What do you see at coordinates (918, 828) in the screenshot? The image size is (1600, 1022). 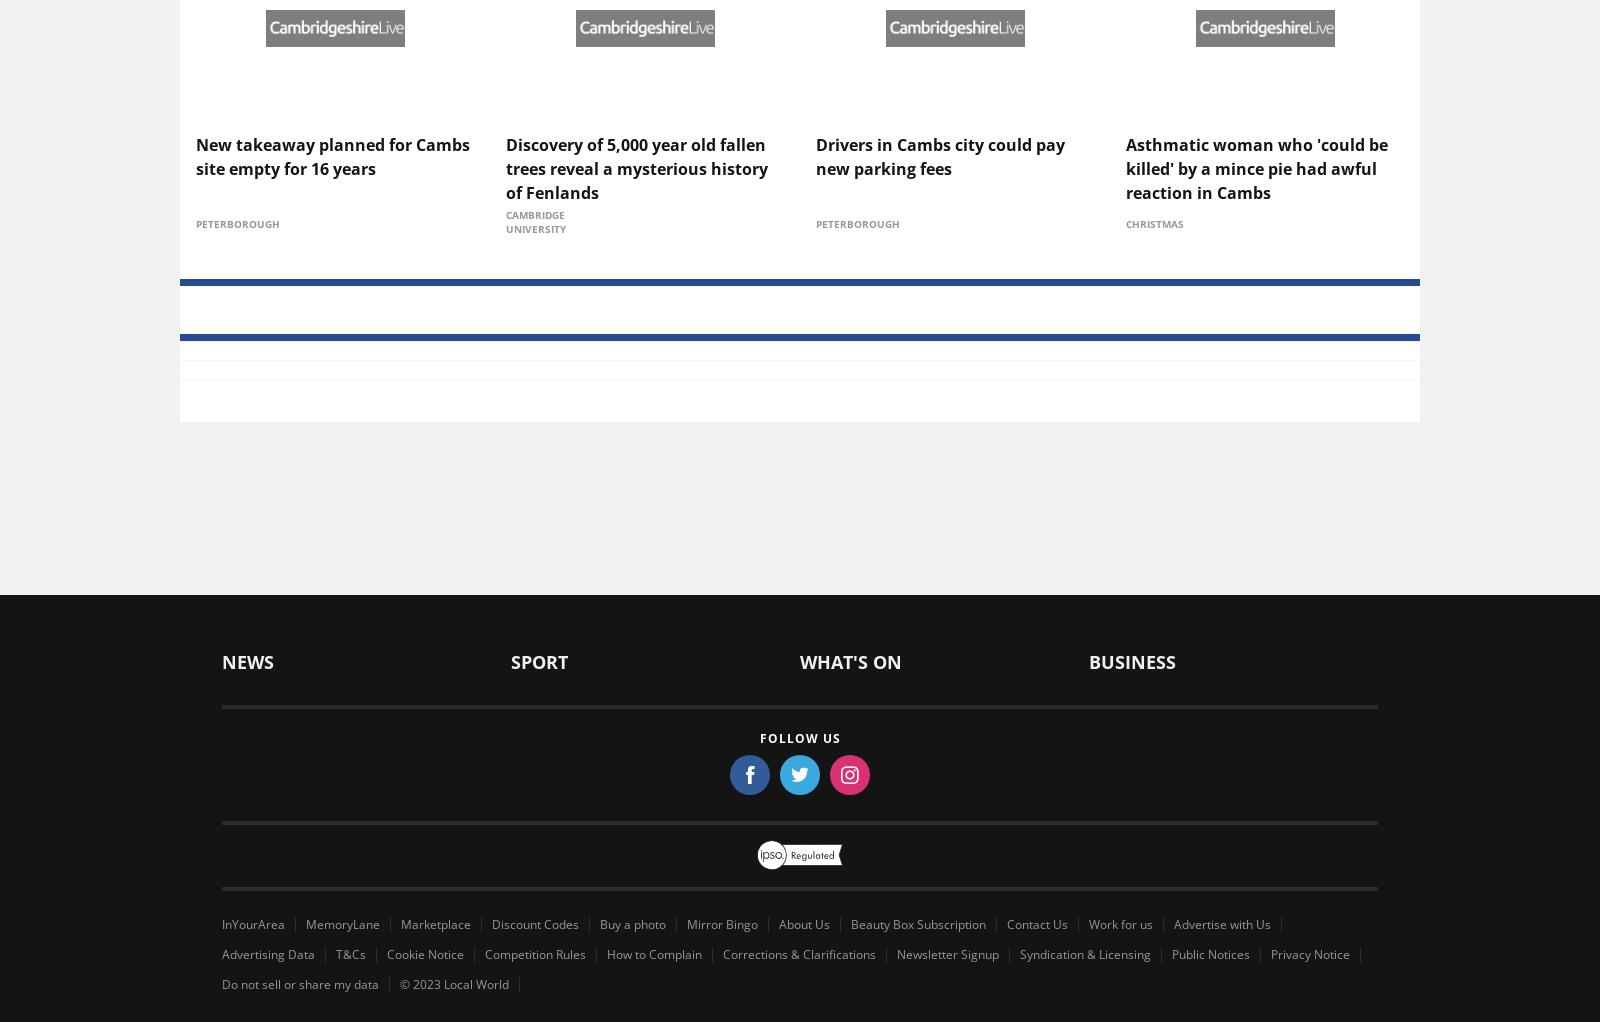 I see `'Death and funeral announcements across Cambridgeshire this week'` at bounding box center [918, 828].